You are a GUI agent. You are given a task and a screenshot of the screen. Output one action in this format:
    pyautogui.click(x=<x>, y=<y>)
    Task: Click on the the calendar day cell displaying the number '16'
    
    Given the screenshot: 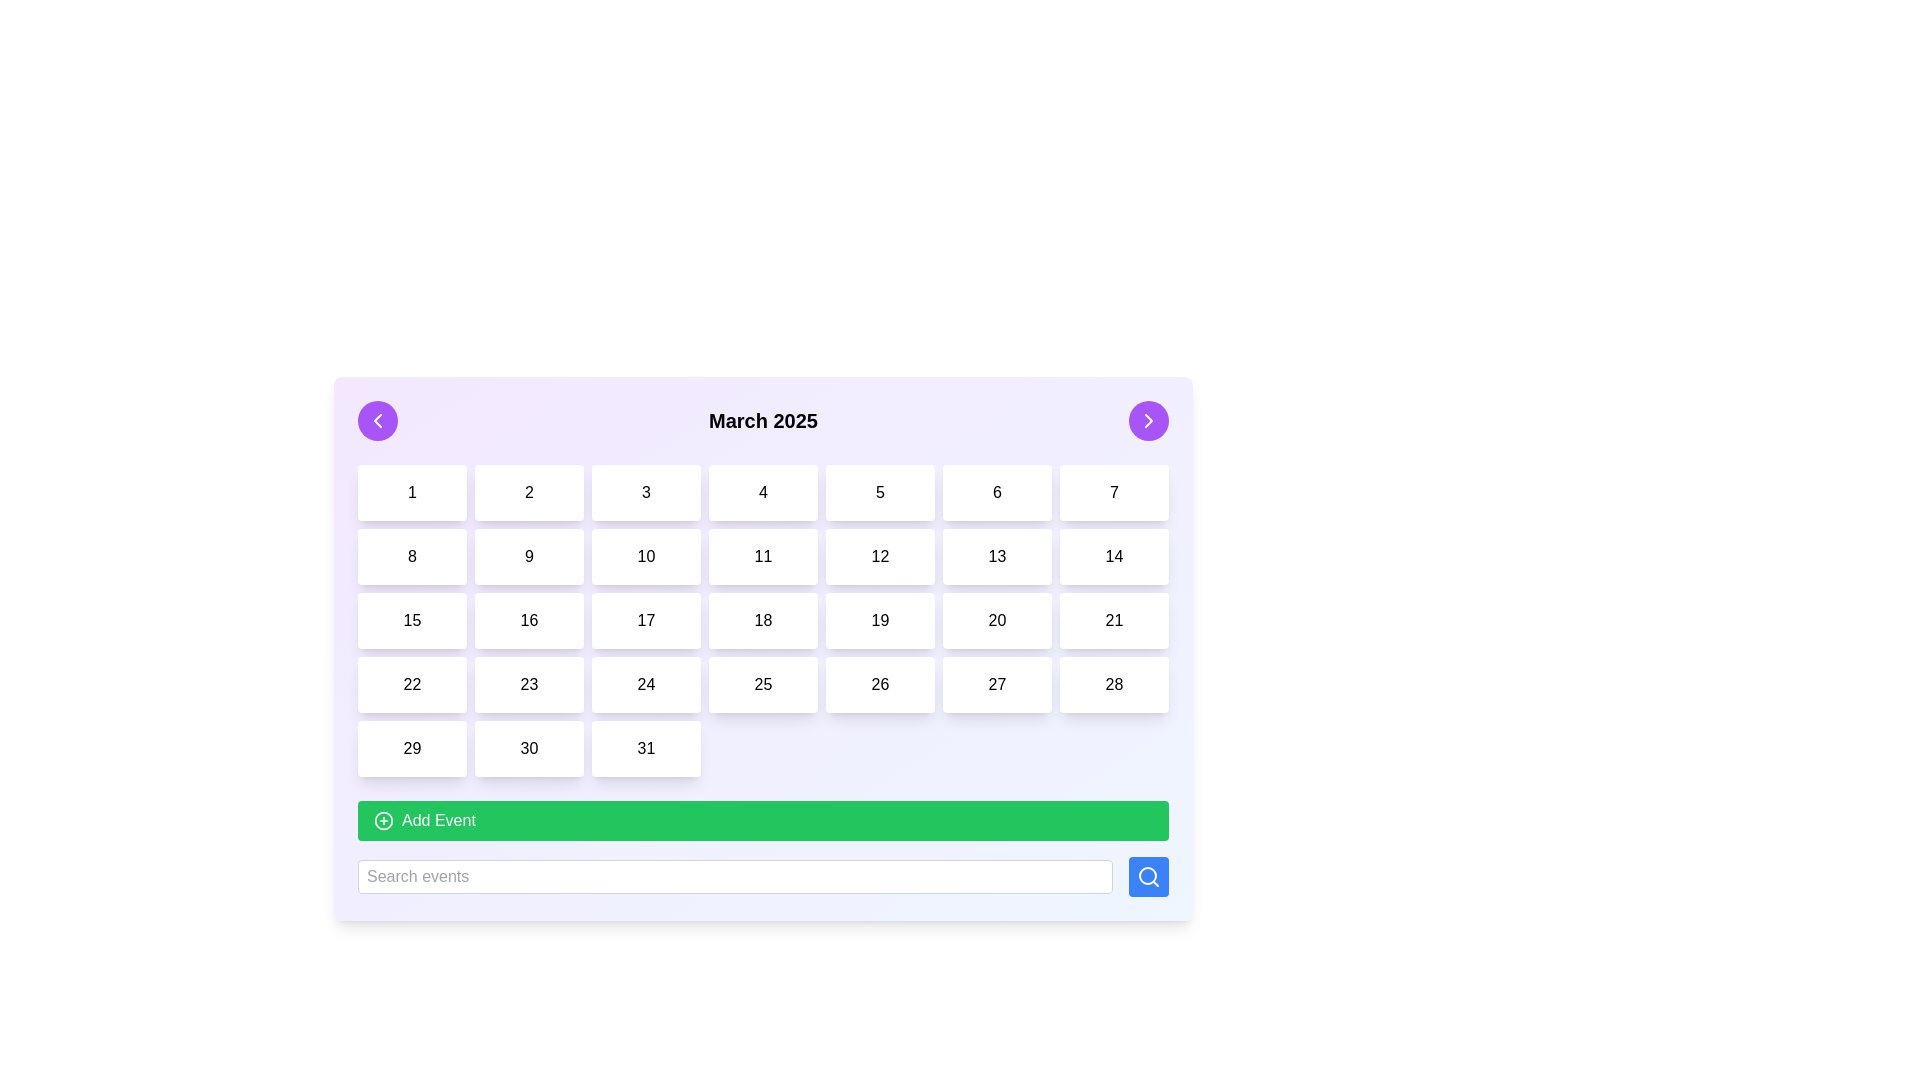 What is the action you would take?
    pyautogui.click(x=529, y=620)
    